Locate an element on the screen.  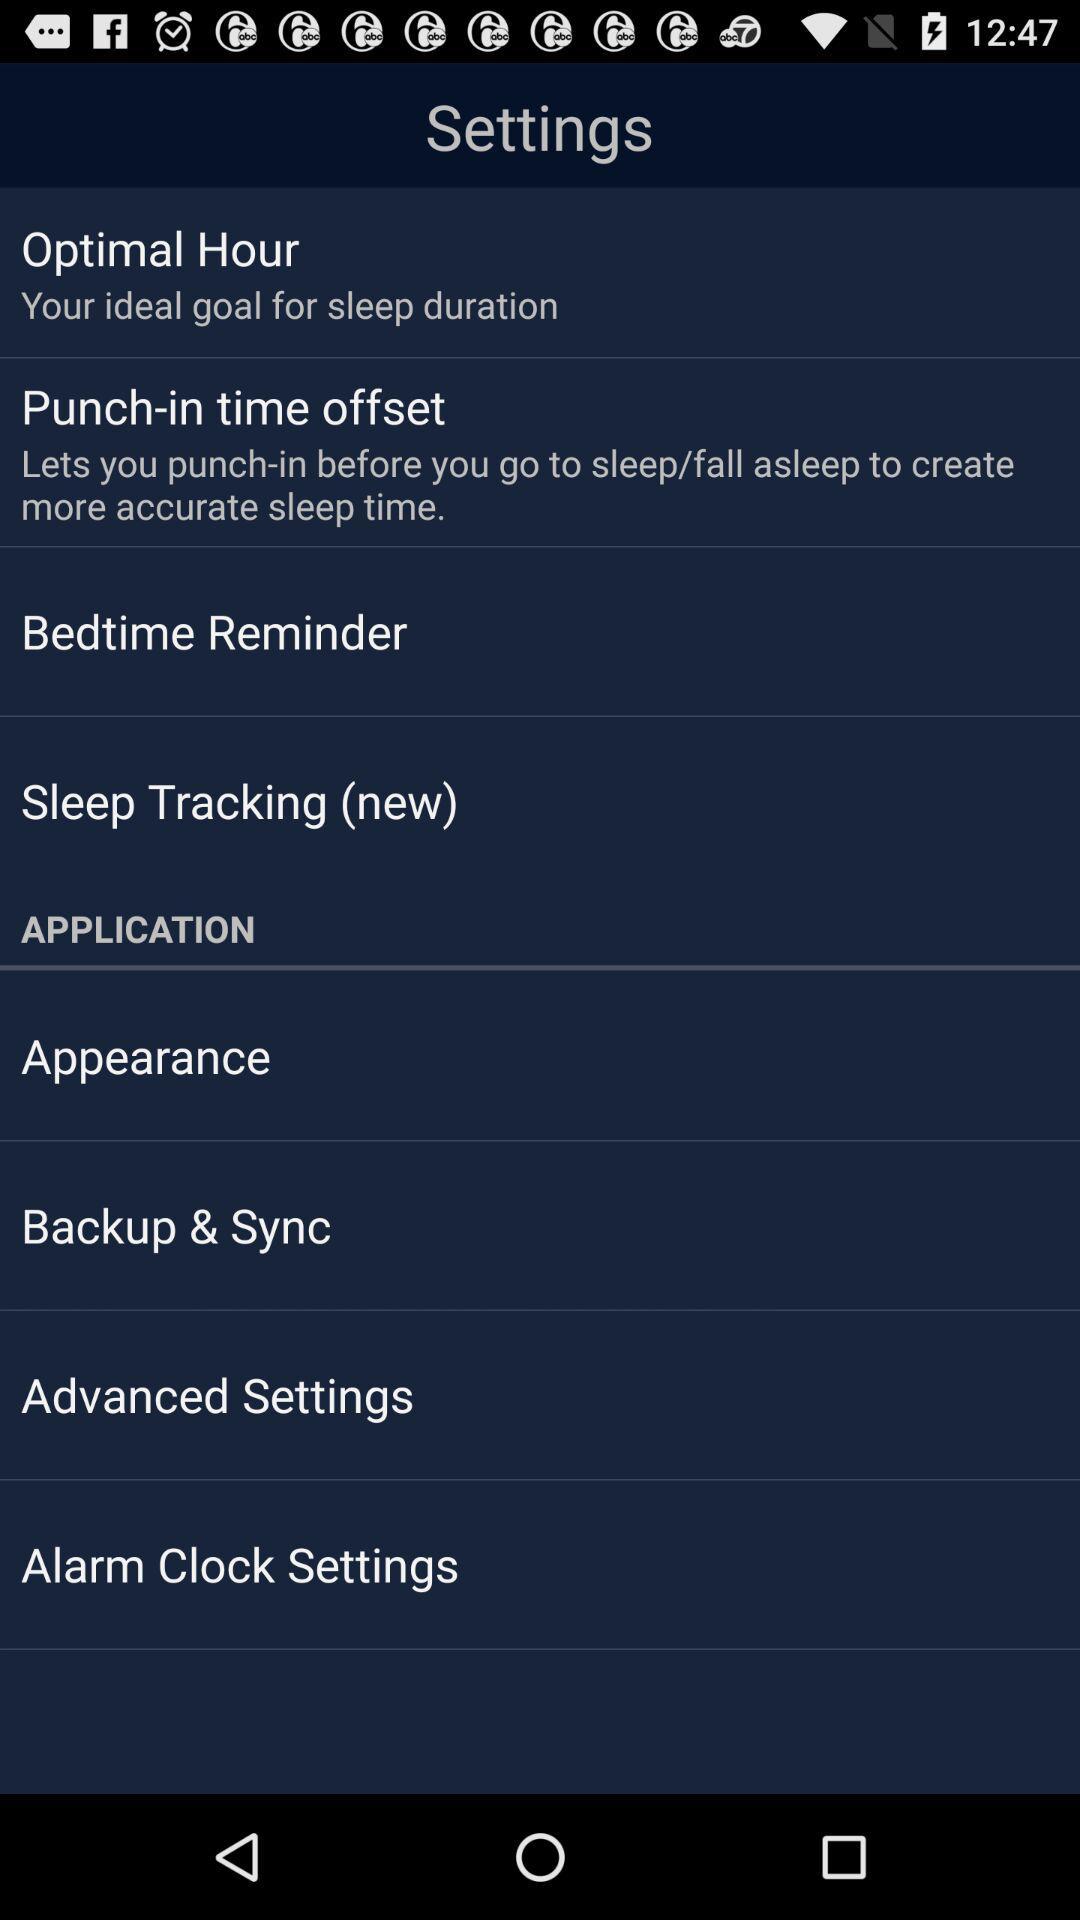
icon below the advanced settings icon is located at coordinates (238, 1563).